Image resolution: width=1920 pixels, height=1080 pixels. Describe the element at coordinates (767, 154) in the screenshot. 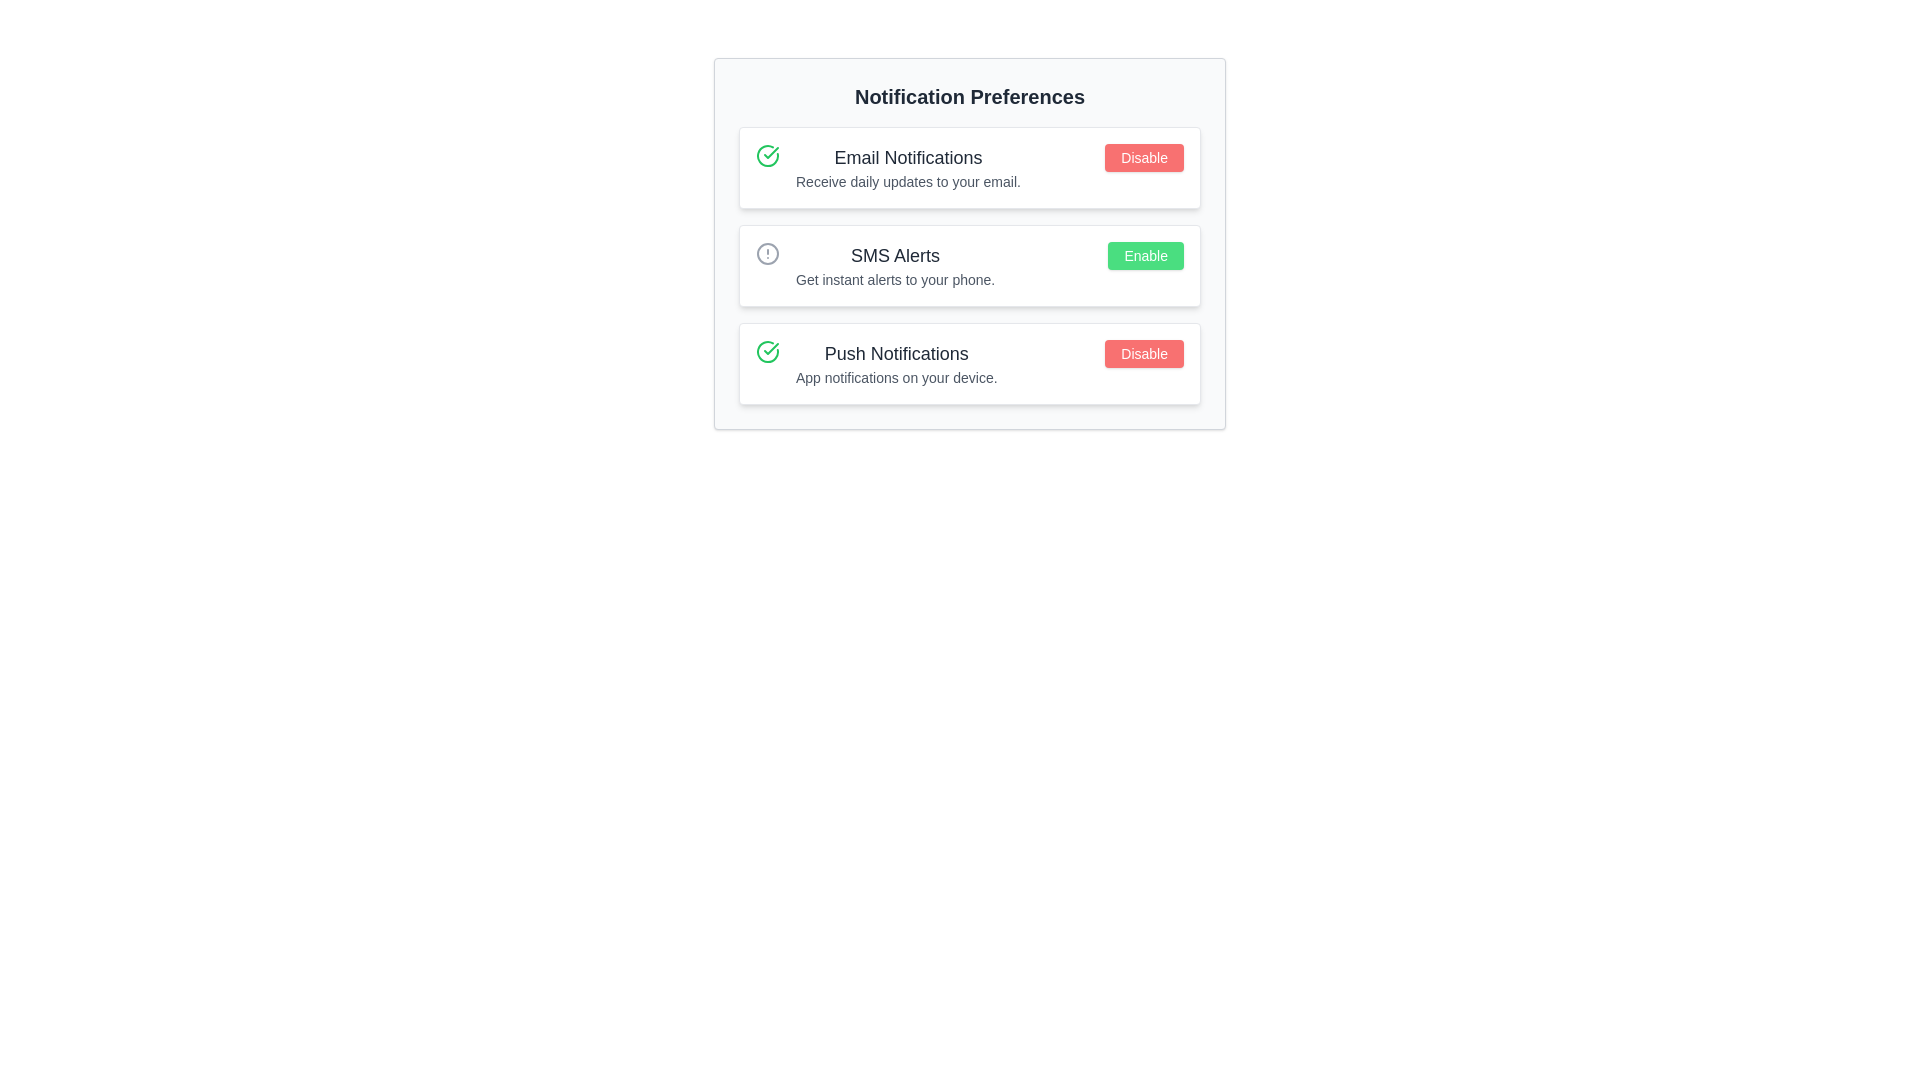

I see `the green circular icon with a checkmark symbol located near the 'Email Notifications' text` at that location.